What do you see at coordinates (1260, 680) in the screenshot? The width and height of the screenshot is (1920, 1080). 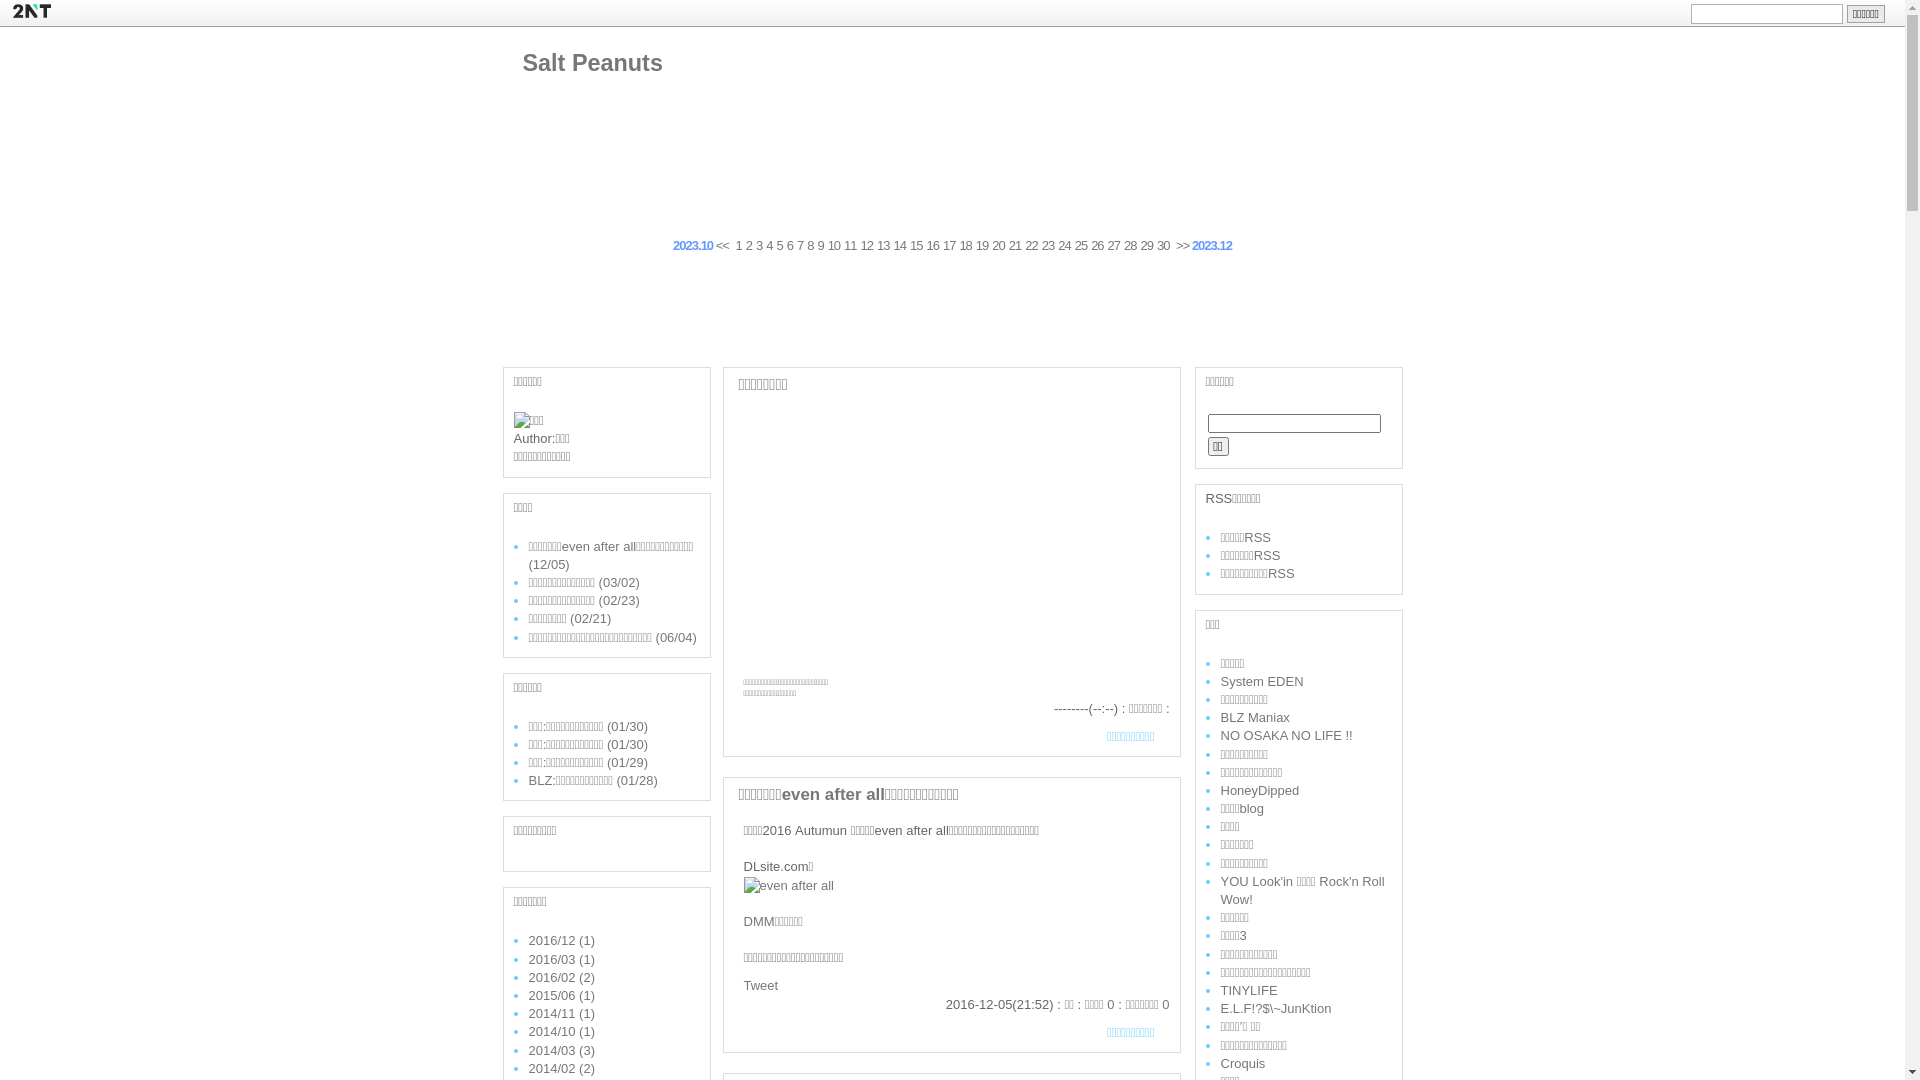 I see `'System EDEN'` at bounding box center [1260, 680].